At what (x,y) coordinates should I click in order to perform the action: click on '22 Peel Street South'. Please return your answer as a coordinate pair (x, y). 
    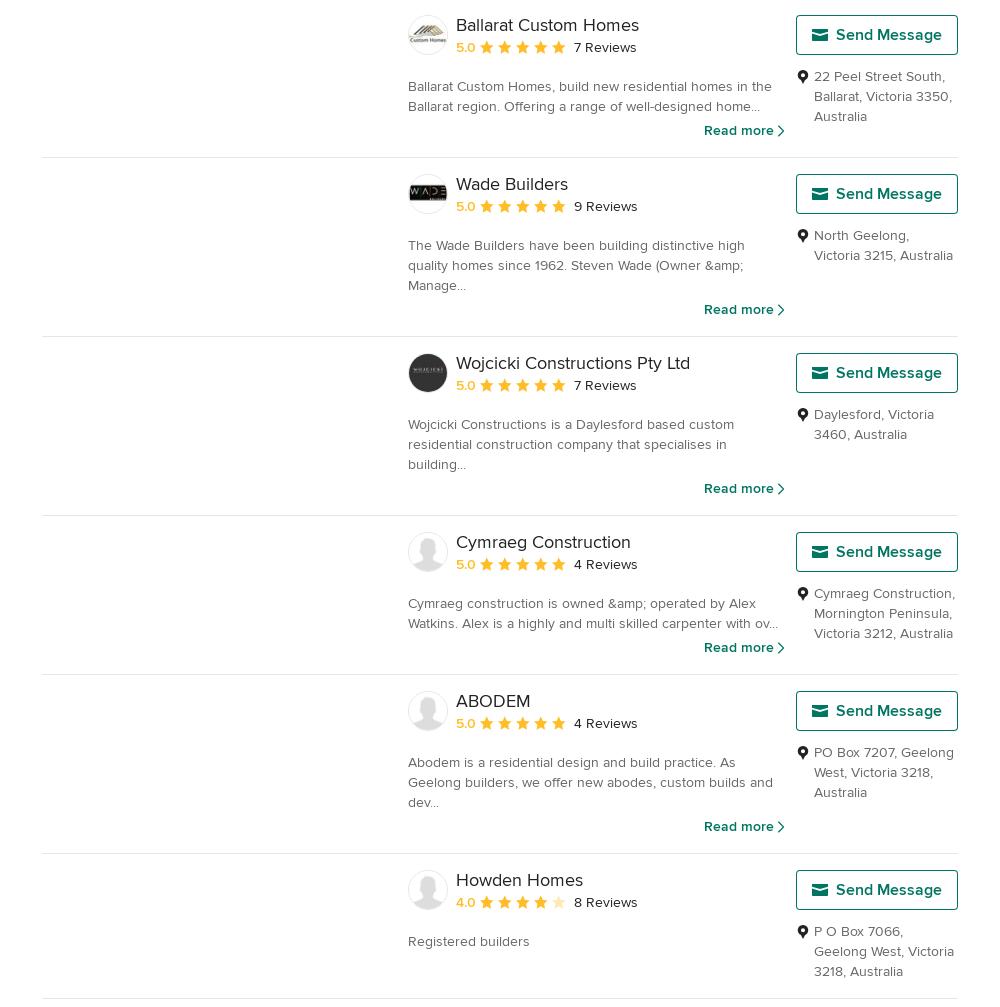
    Looking at the image, I should click on (878, 76).